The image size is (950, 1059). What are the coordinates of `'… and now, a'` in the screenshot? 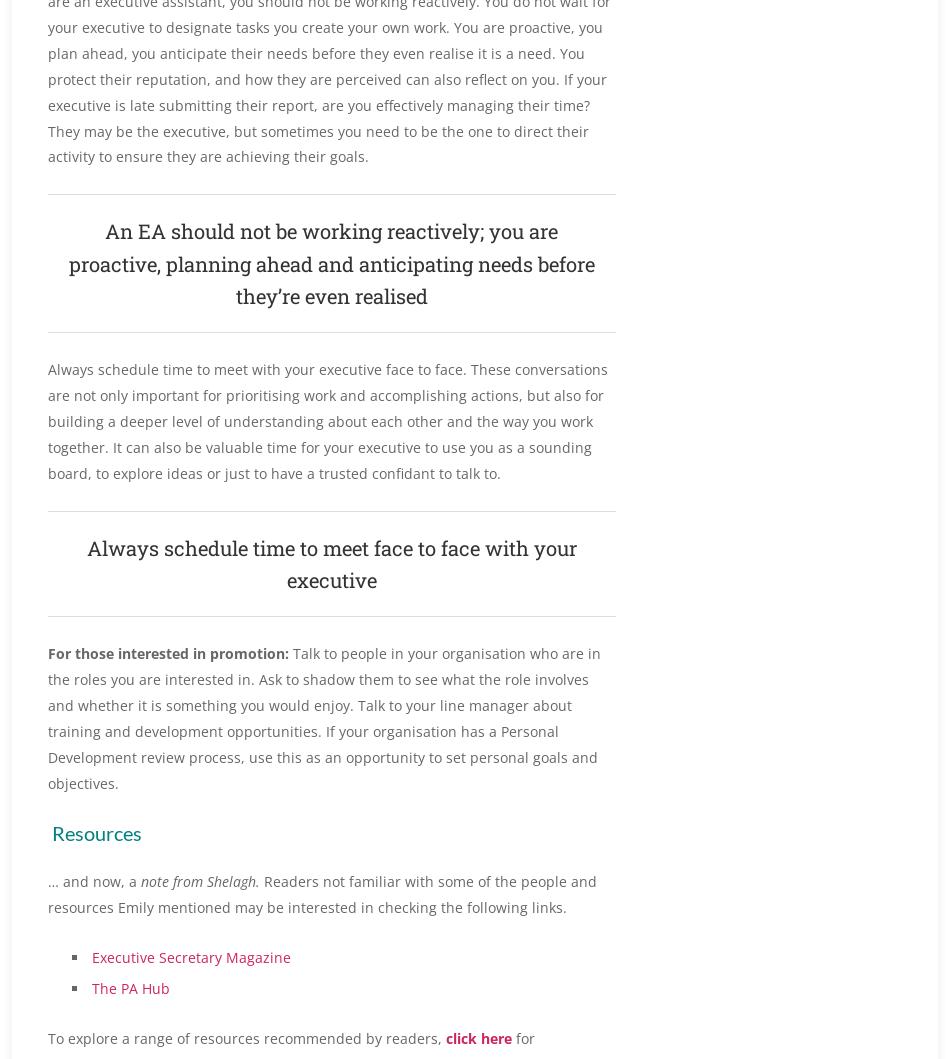 It's located at (92, 880).